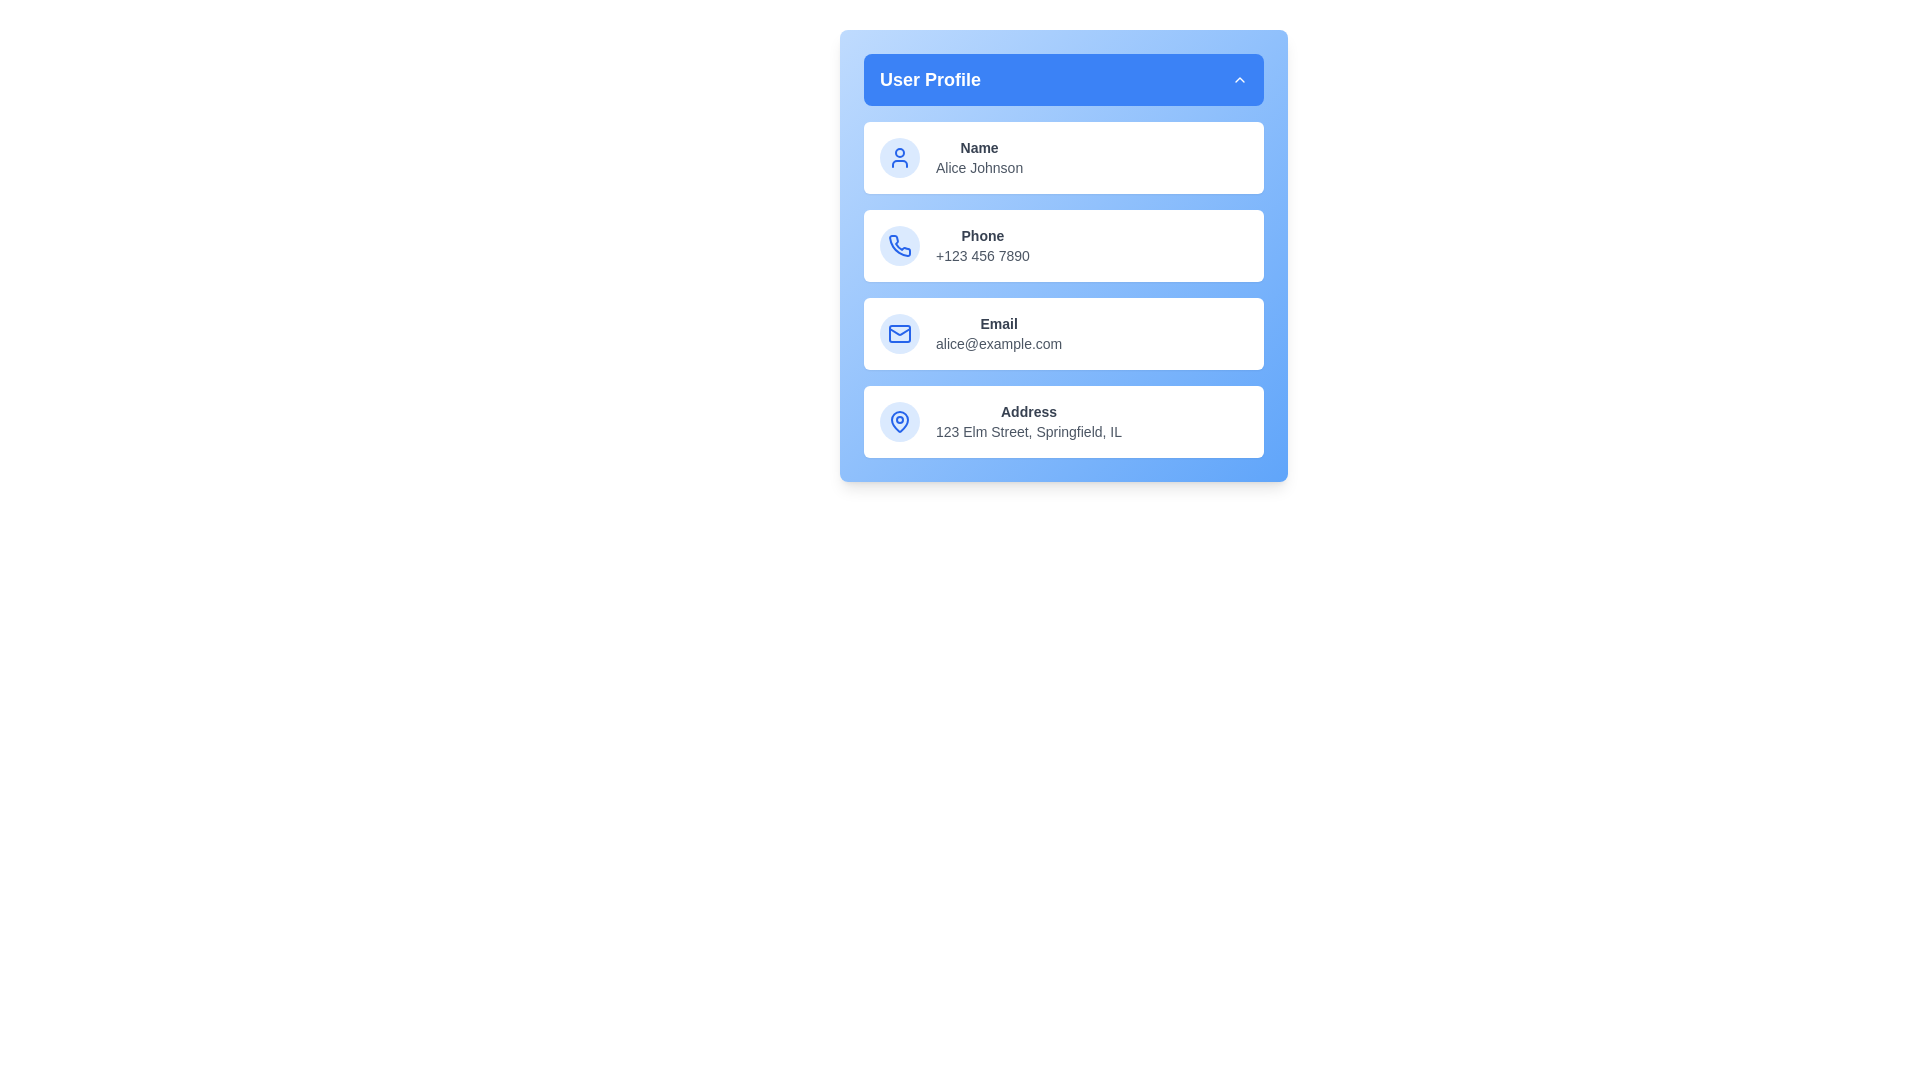 Image resolution: width=1920 pixels, height=1080 pixels. I want to click on the static text label or heading that serves as a label for the address information in the user profile card, positioned above the address text and next to the location icon, so click(1028, 411).